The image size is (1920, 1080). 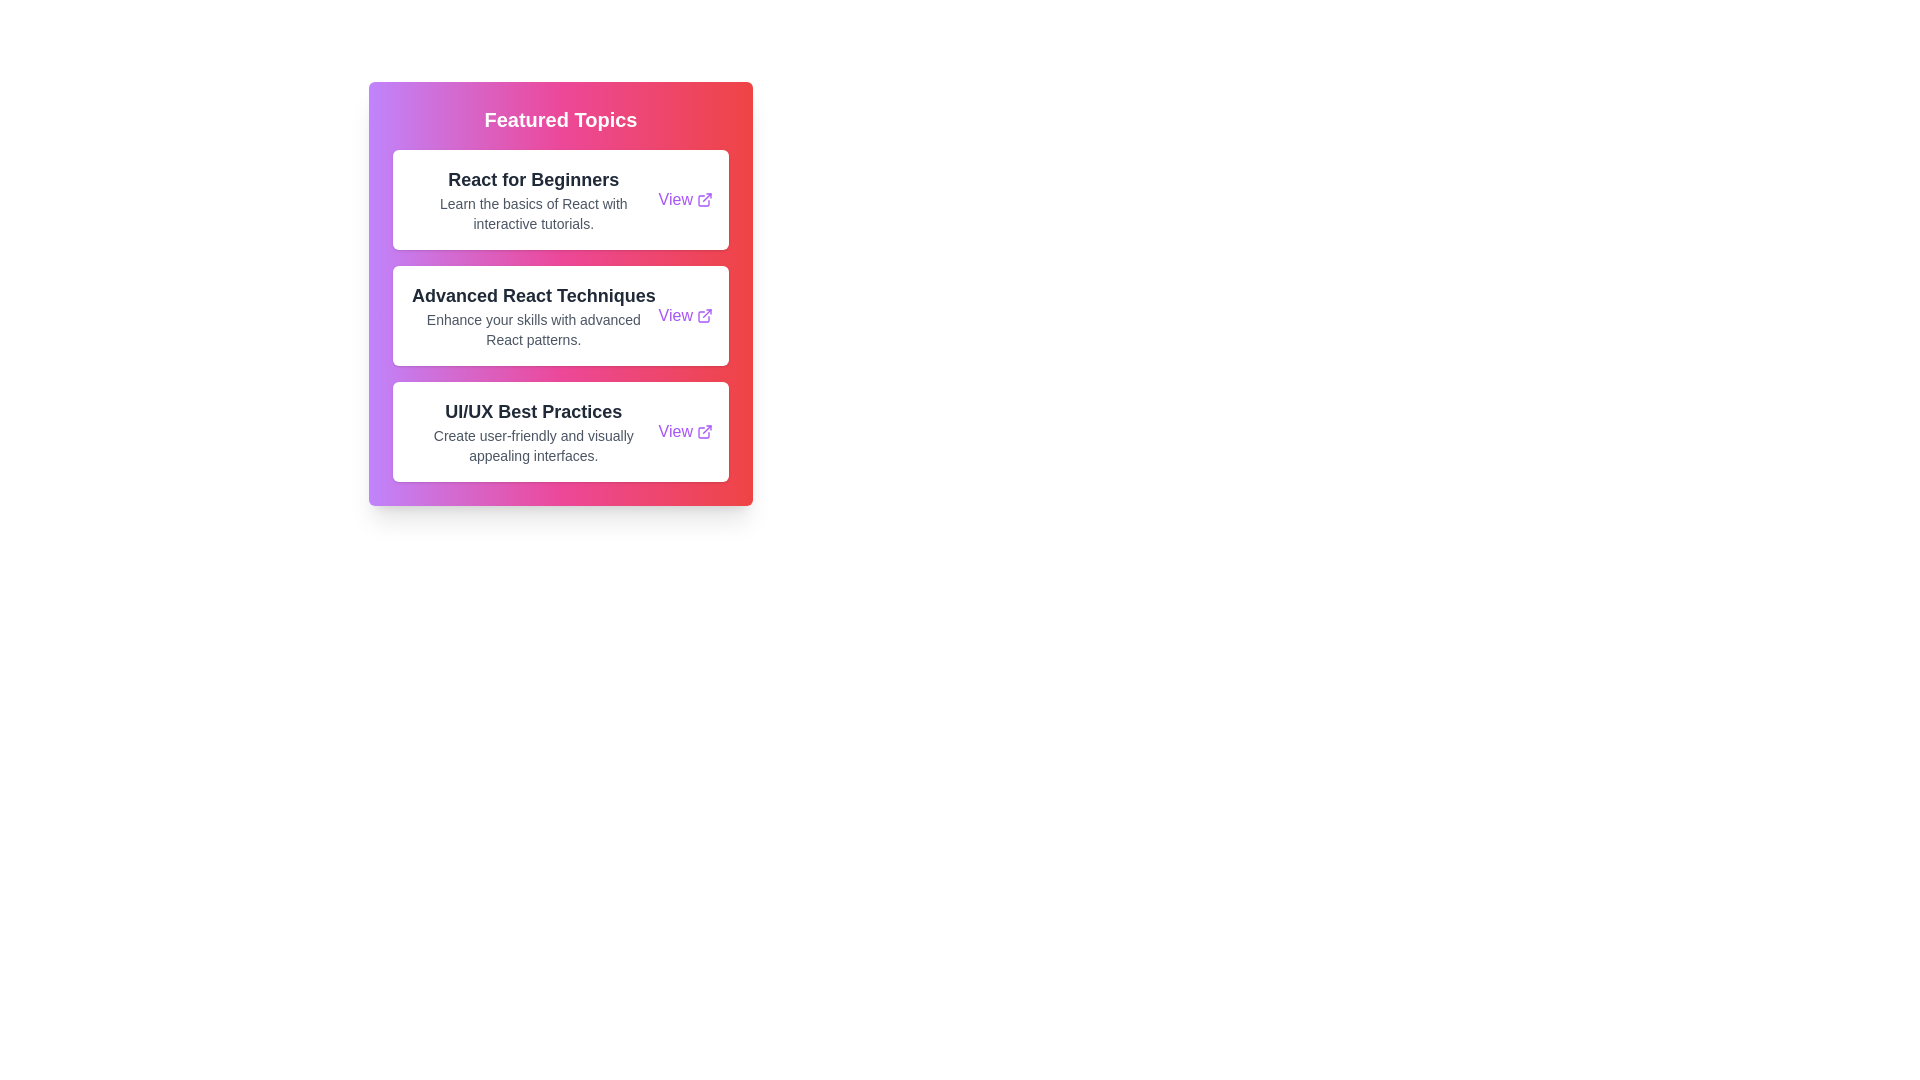 What do you see at coordinates (704, 200) in the screenshot?
I see `the small vector graphic shape that is part of the external link icon located` at bounding box center [704, 200].